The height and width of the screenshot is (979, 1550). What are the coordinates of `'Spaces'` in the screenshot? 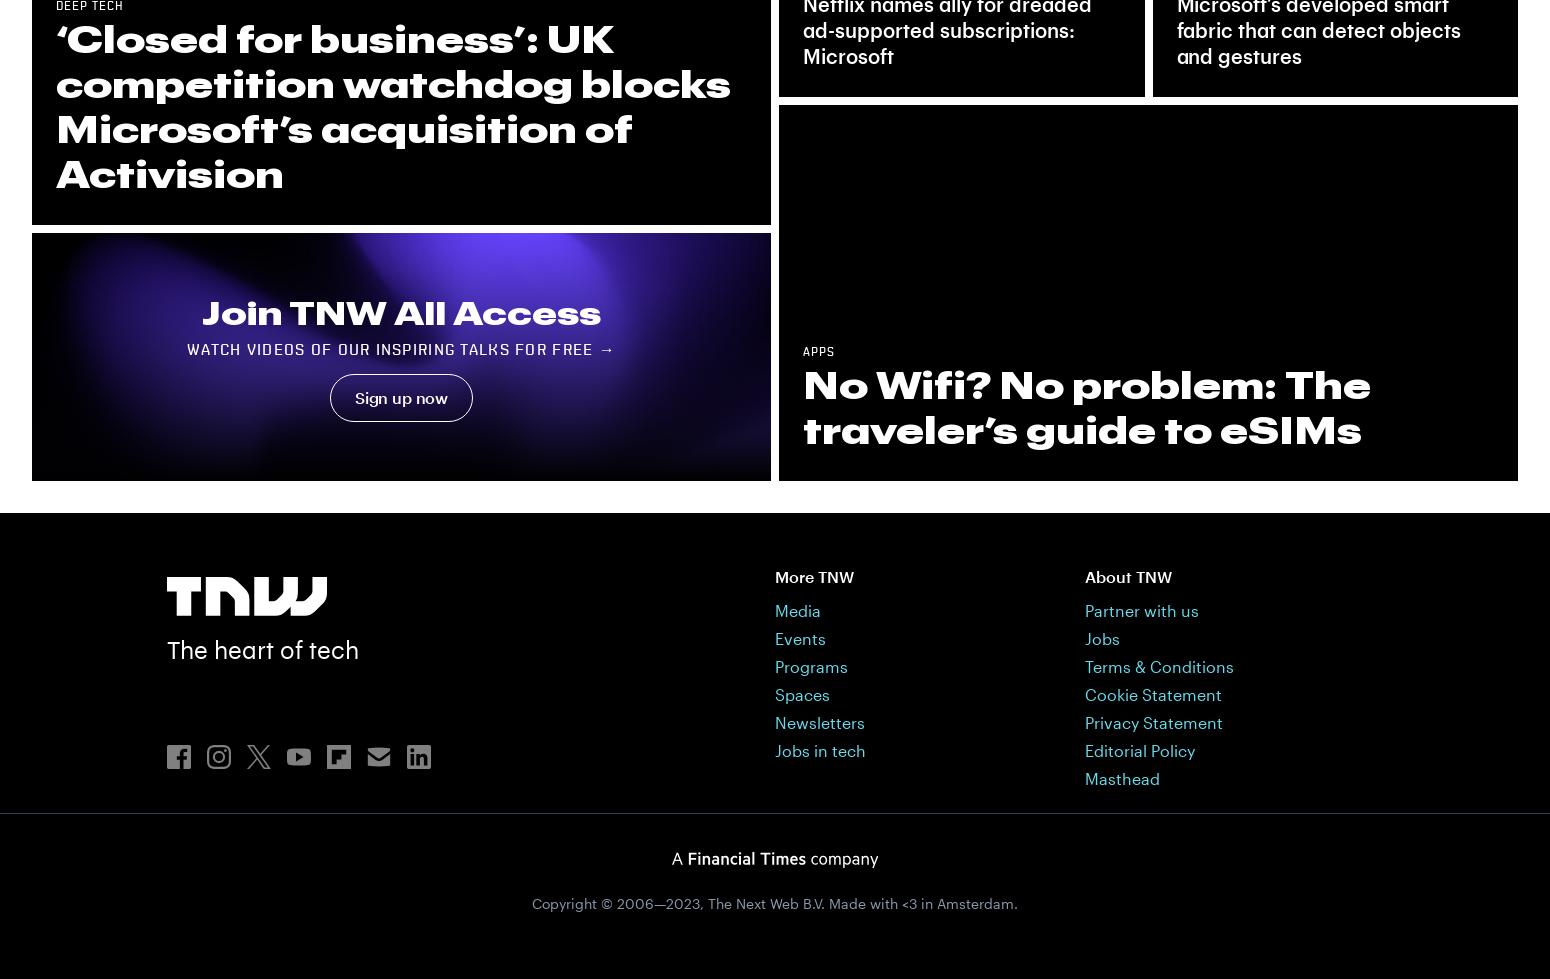 It's located at (801, 693).